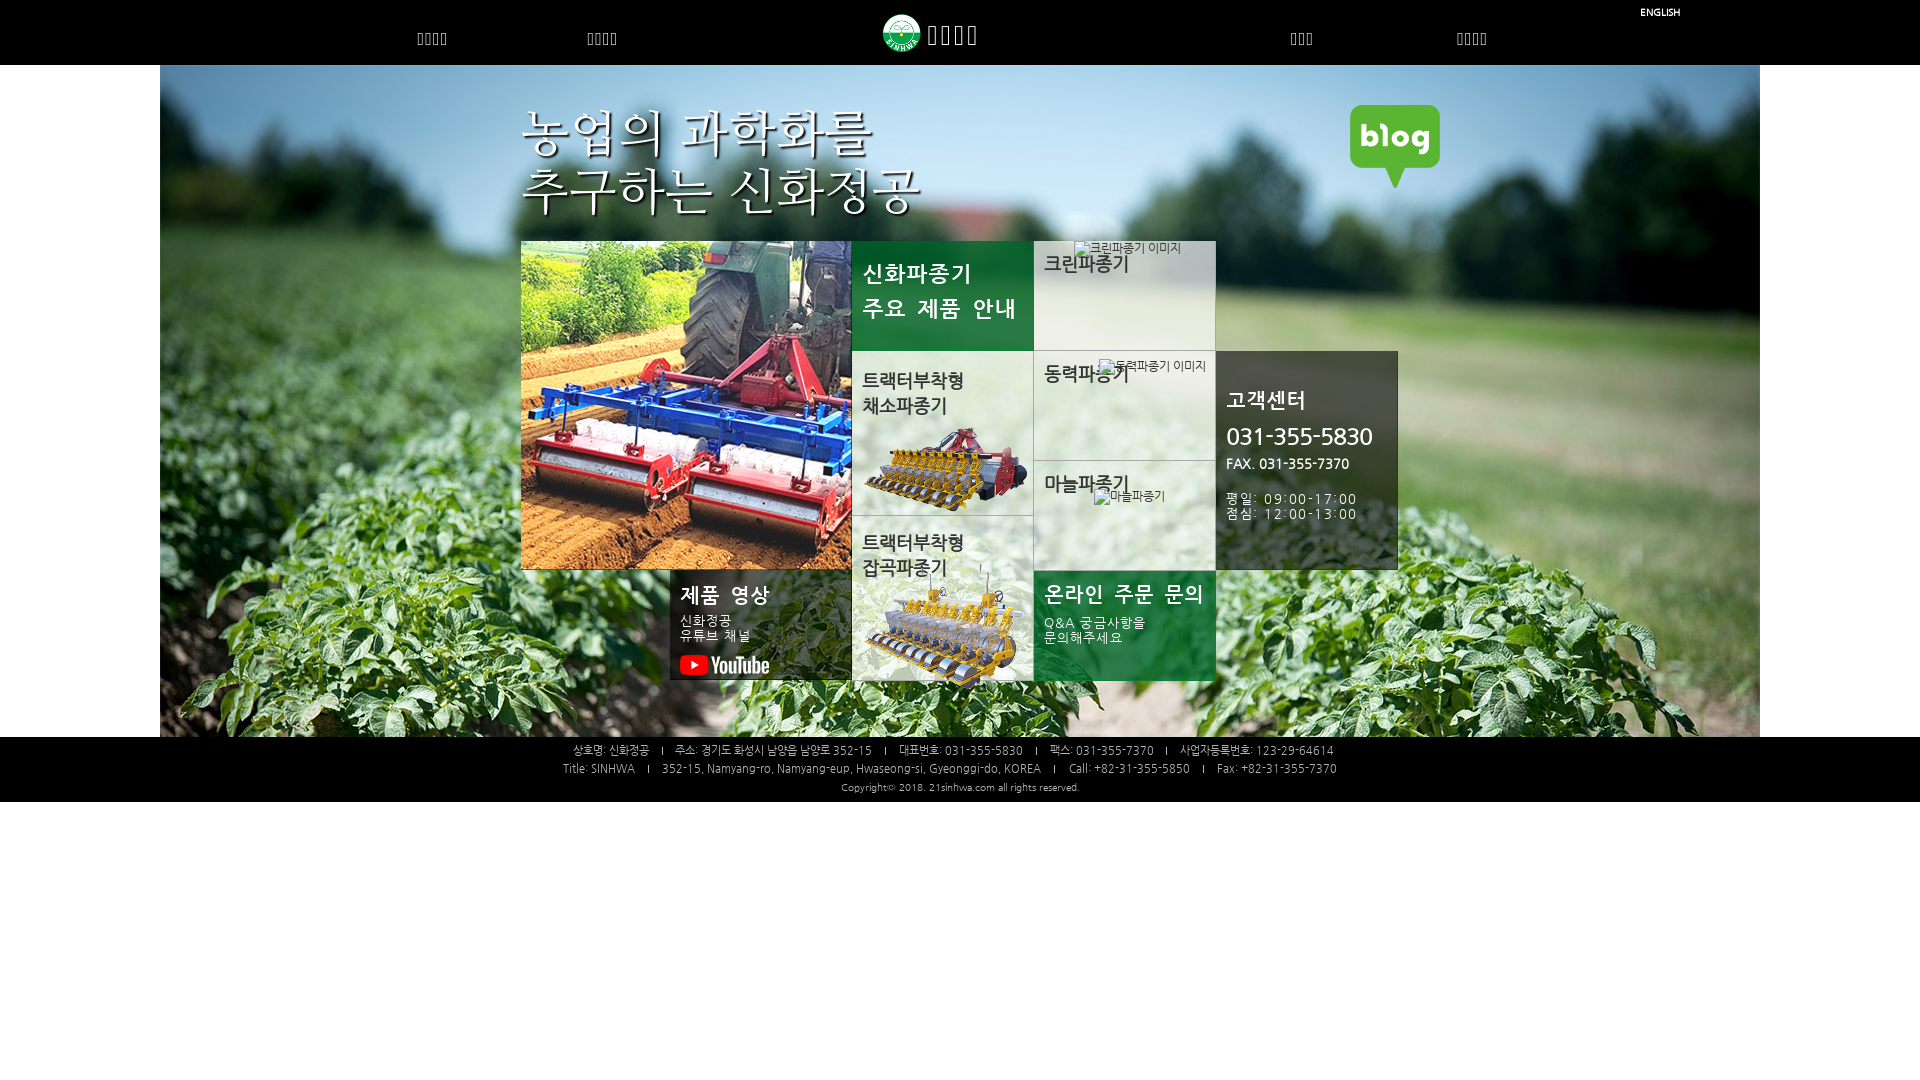 Image resolution: width=1920 pixels, height=1080 pixels. I want to click on 'ENGLISH', so click(1660, 12).